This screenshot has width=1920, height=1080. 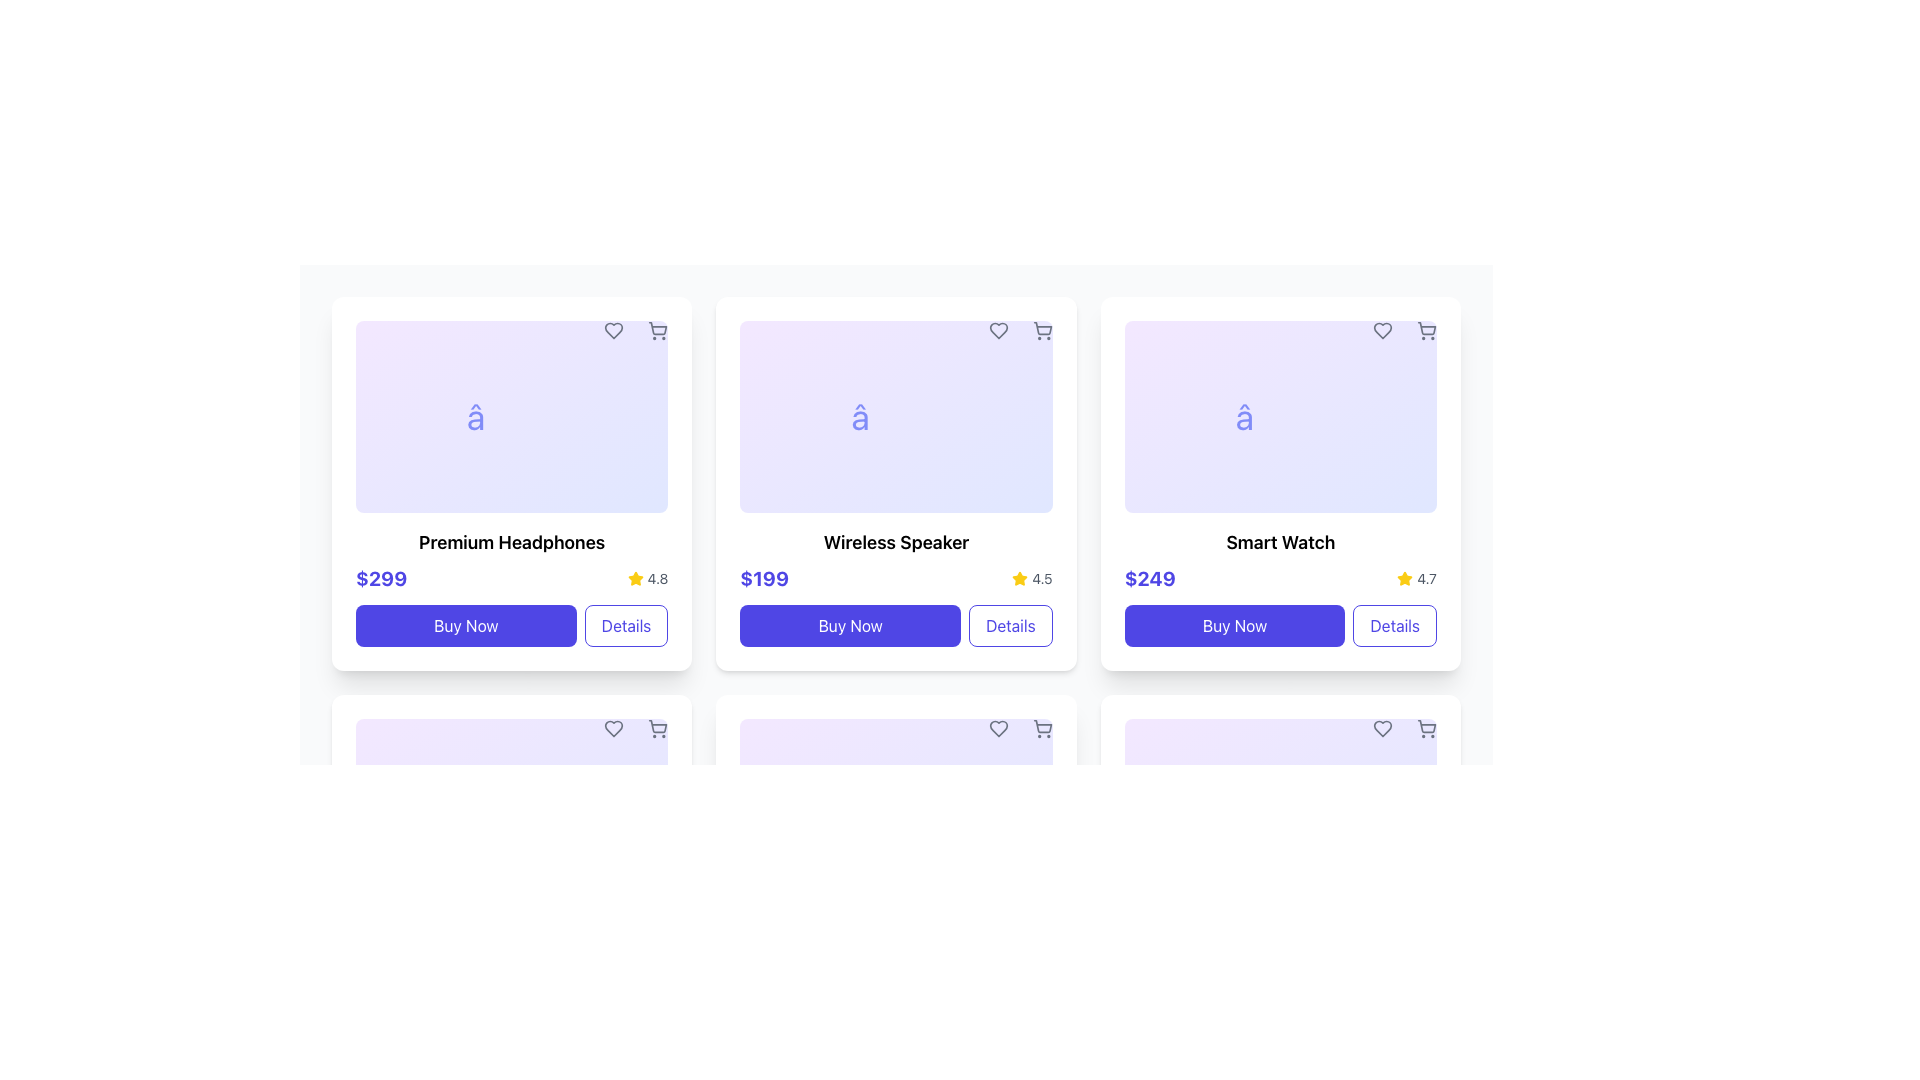 What do you see at coordinates (658, 330) in the screenshot?
I see `the circular interactive button with a shopping cart icon located at the top-right corner of the 'Premium Headphones' product card` at bounding box center [658, 330].